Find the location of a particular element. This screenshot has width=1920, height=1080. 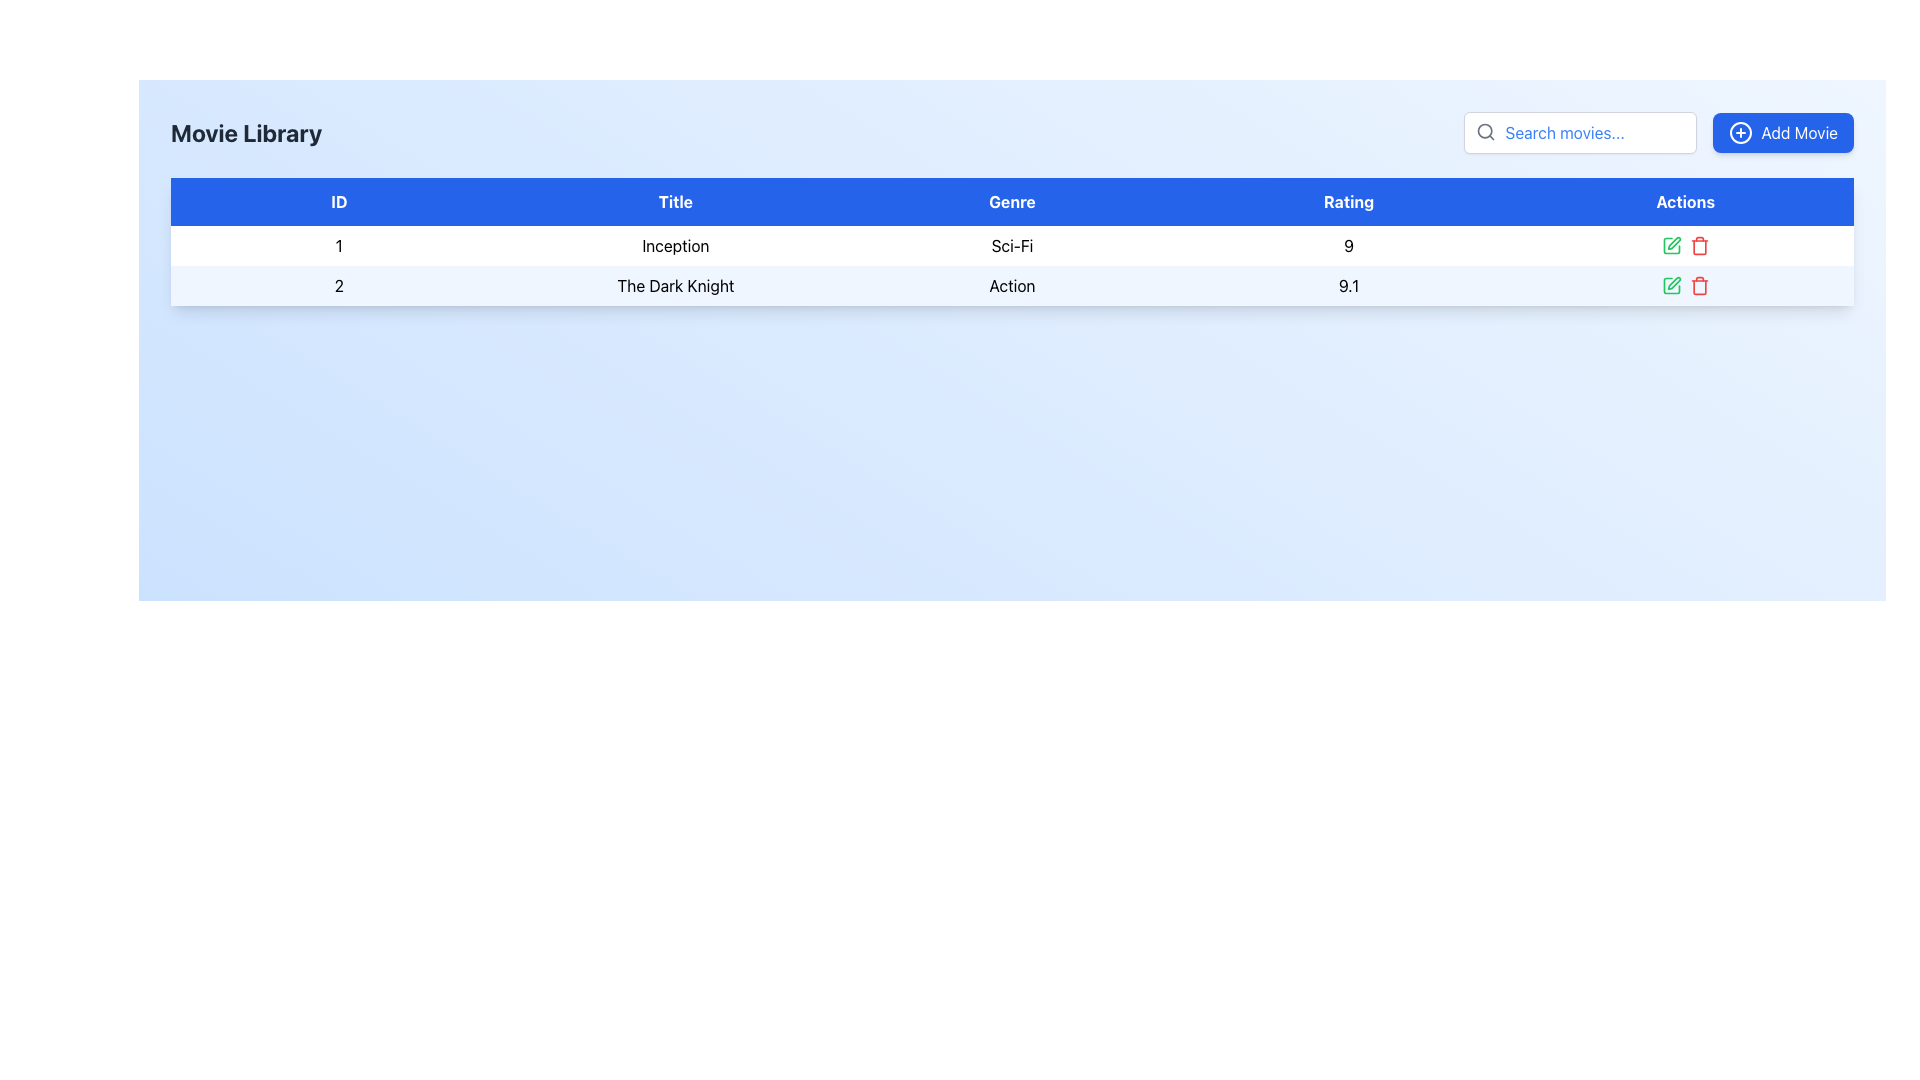

the delete button located in the rightmost position of the 'Actions' column in the second row of the data table is located at coordinates (1698, 285).